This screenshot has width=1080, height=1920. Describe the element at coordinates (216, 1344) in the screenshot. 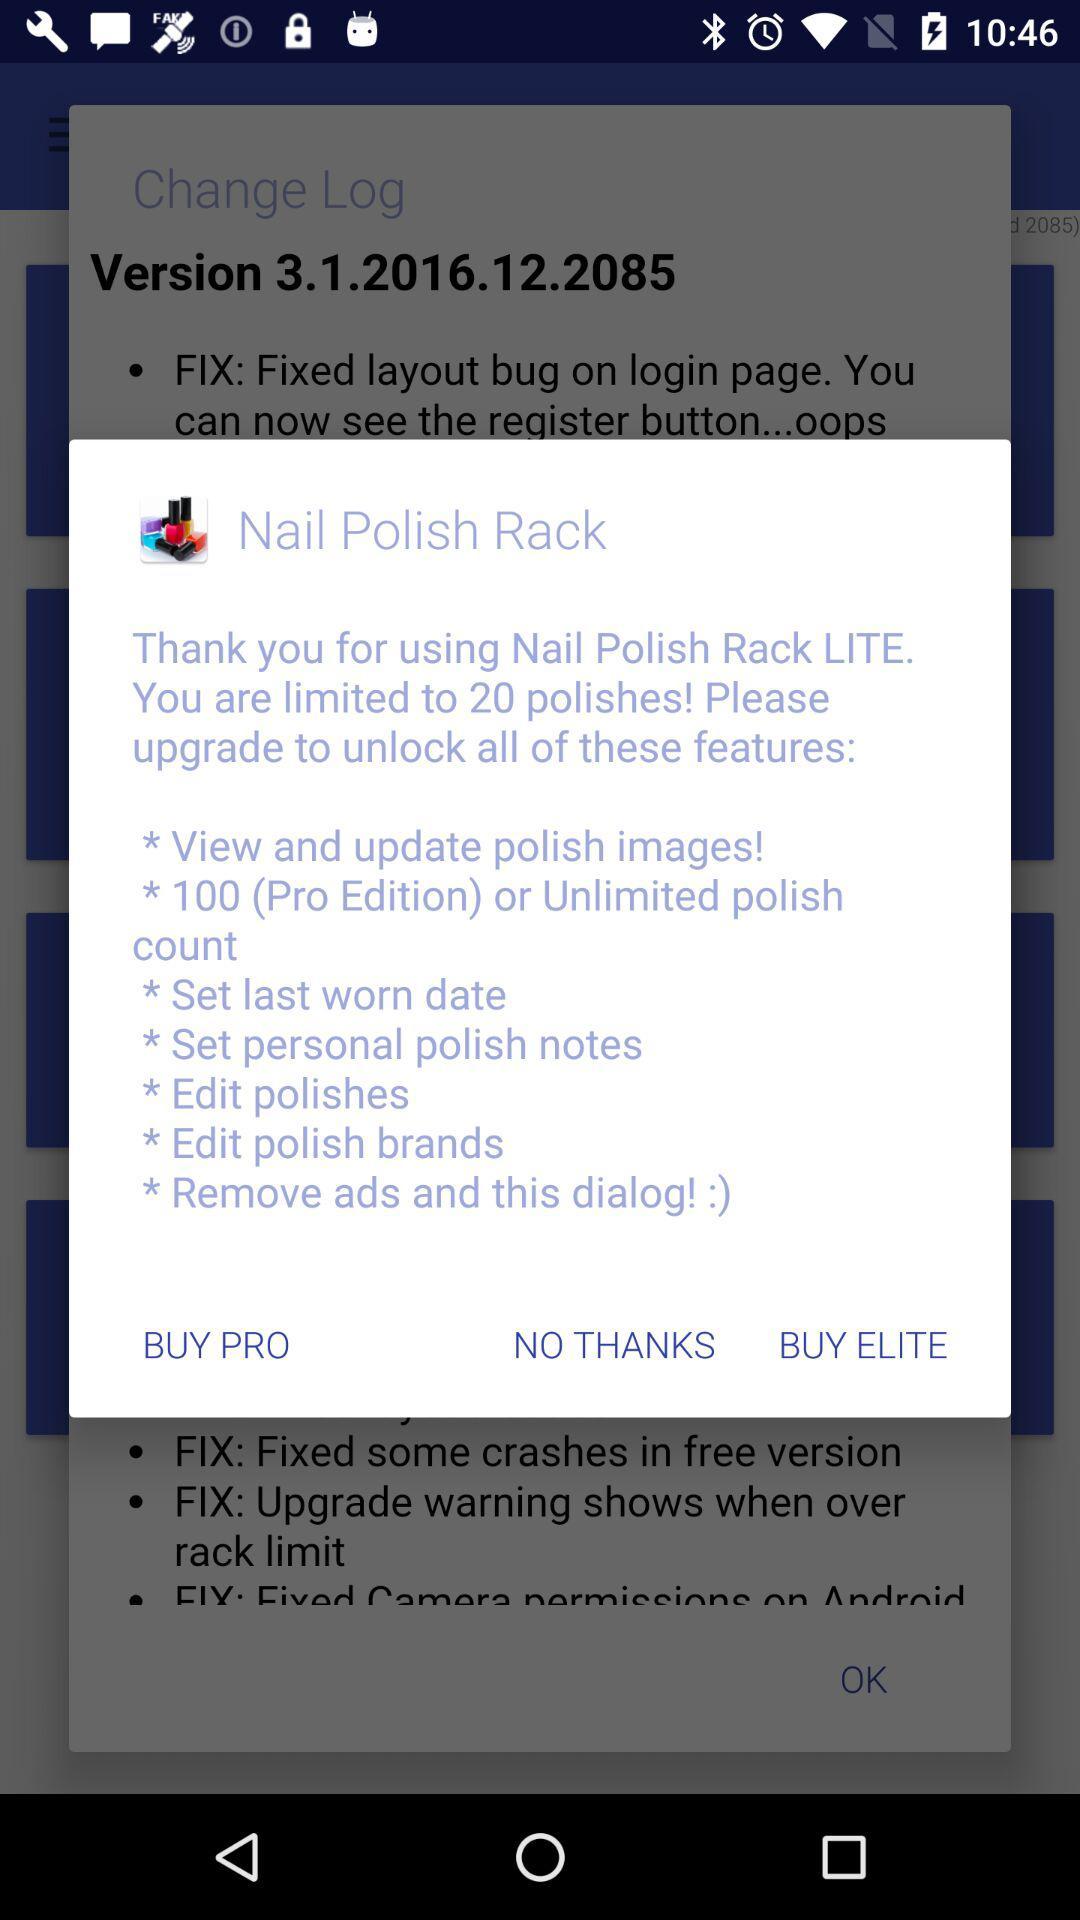

I see `the icon below thank you for item` at that location.